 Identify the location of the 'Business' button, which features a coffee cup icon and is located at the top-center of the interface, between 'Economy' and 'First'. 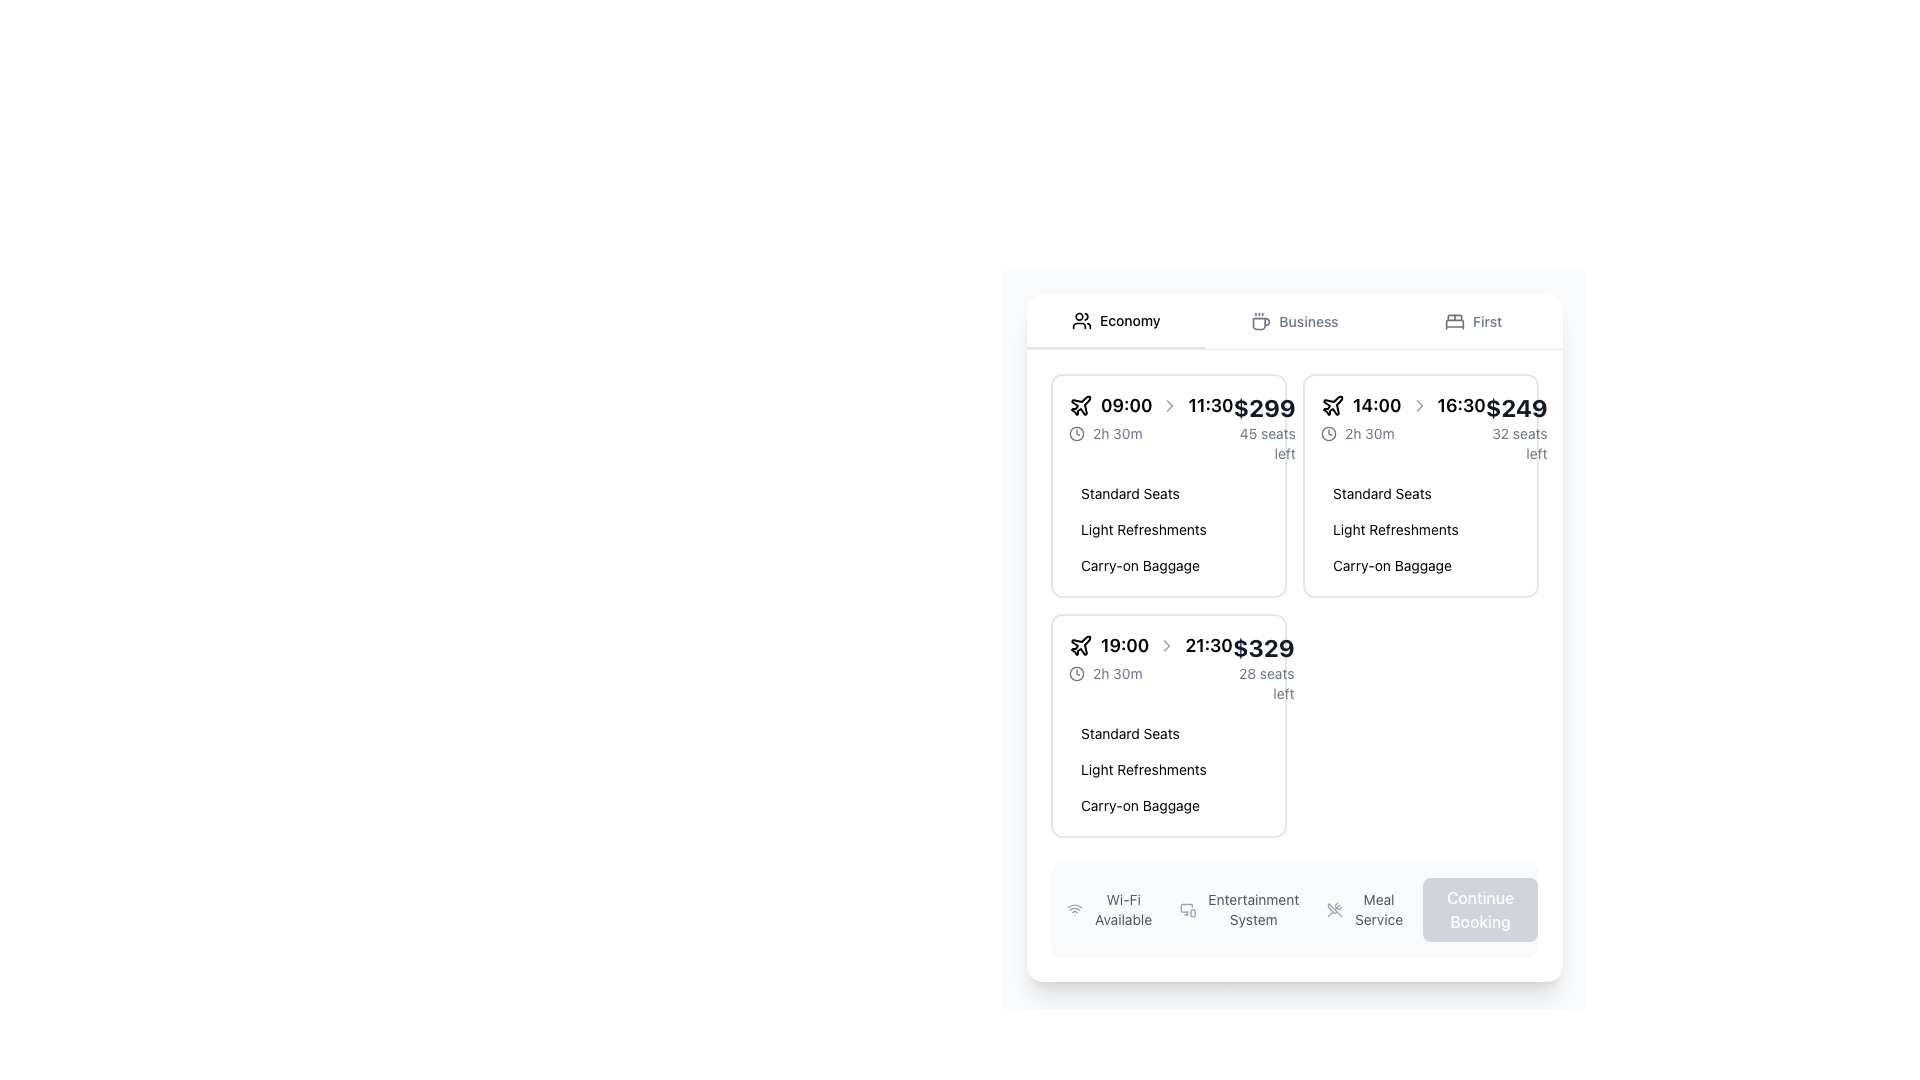
(1295, 320).